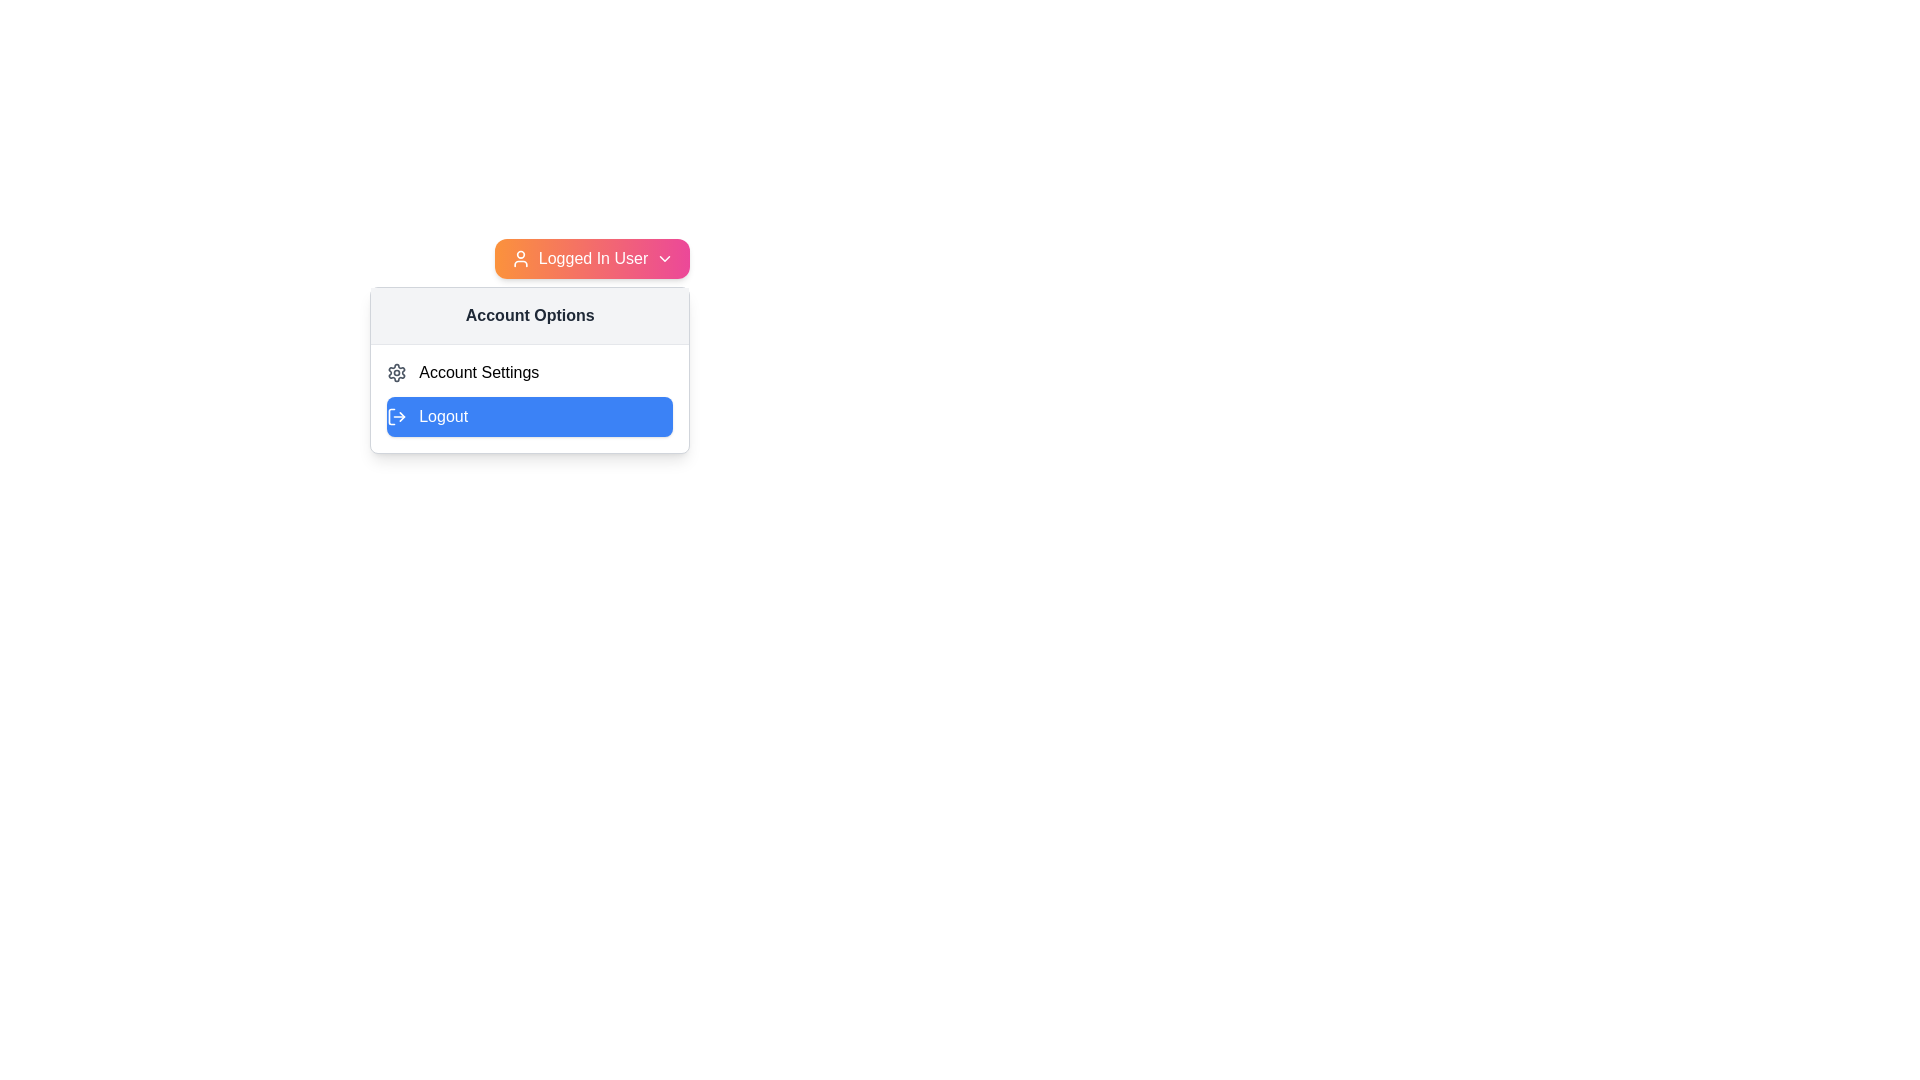  What do you see at coordinates (478, 373) in the screenshot?
I see `the 'Account Settings' text label` at bounding box center [478, 373].